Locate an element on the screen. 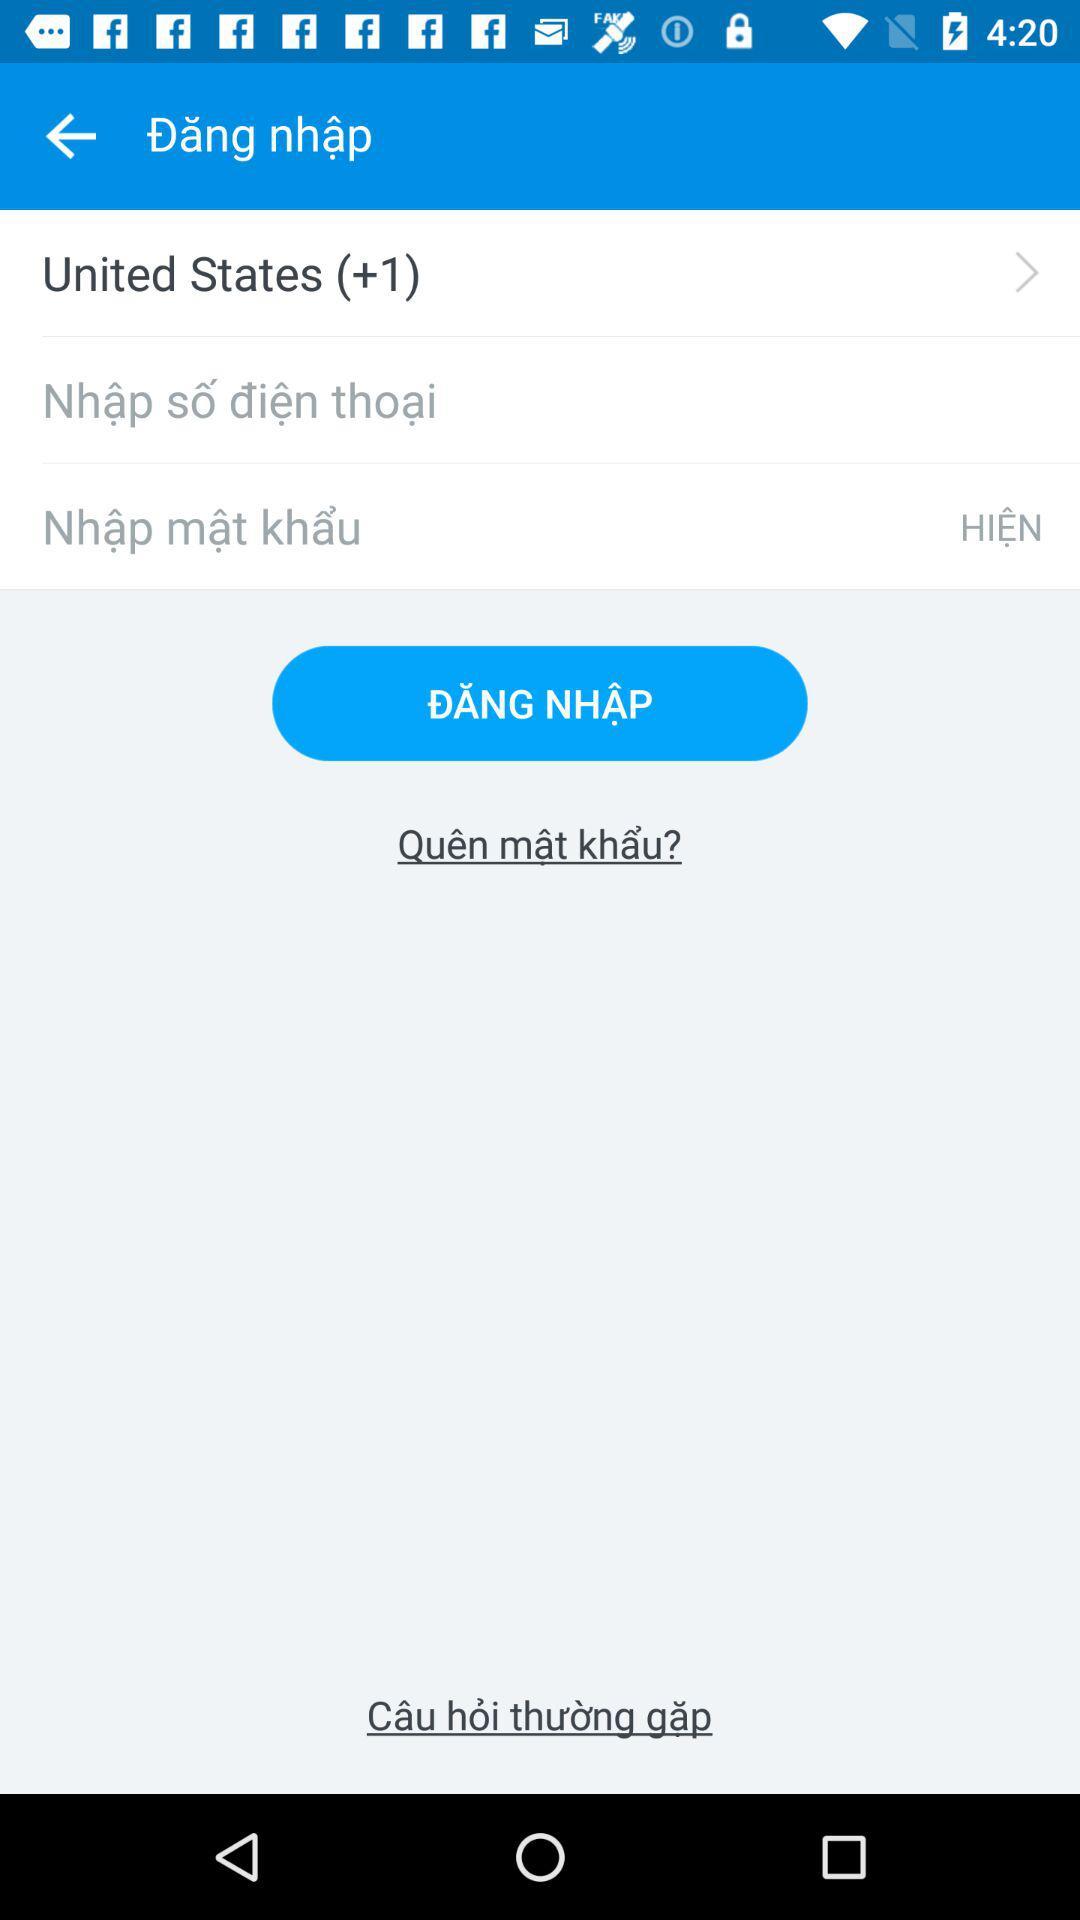 This screenshot has width=1080, height=1920. item above the united states (+1) icon is located at coordinates (69, 135).